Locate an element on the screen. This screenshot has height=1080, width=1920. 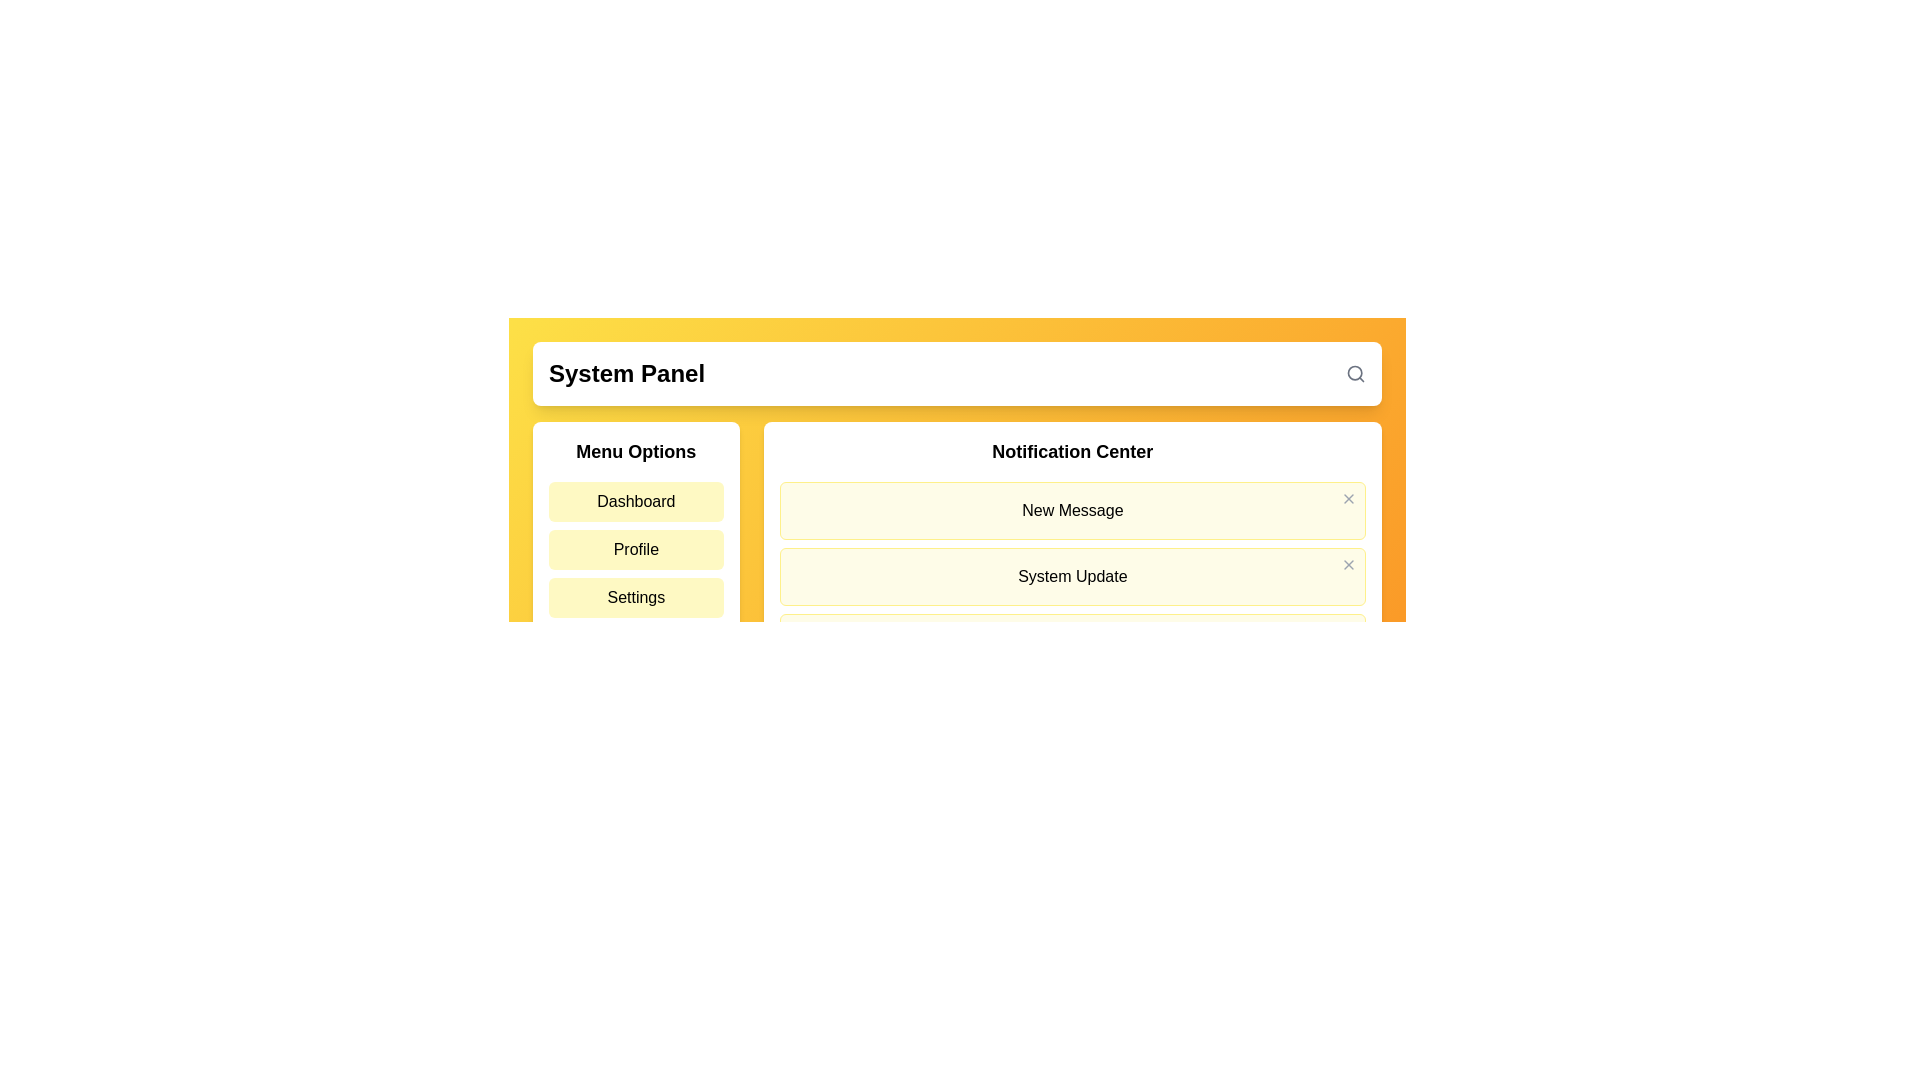
the close button (an 'X' symbol) located in the top-right corner of the 'New Message' notification box within the 'Notification Center' is located at coordinates (1348, 497).